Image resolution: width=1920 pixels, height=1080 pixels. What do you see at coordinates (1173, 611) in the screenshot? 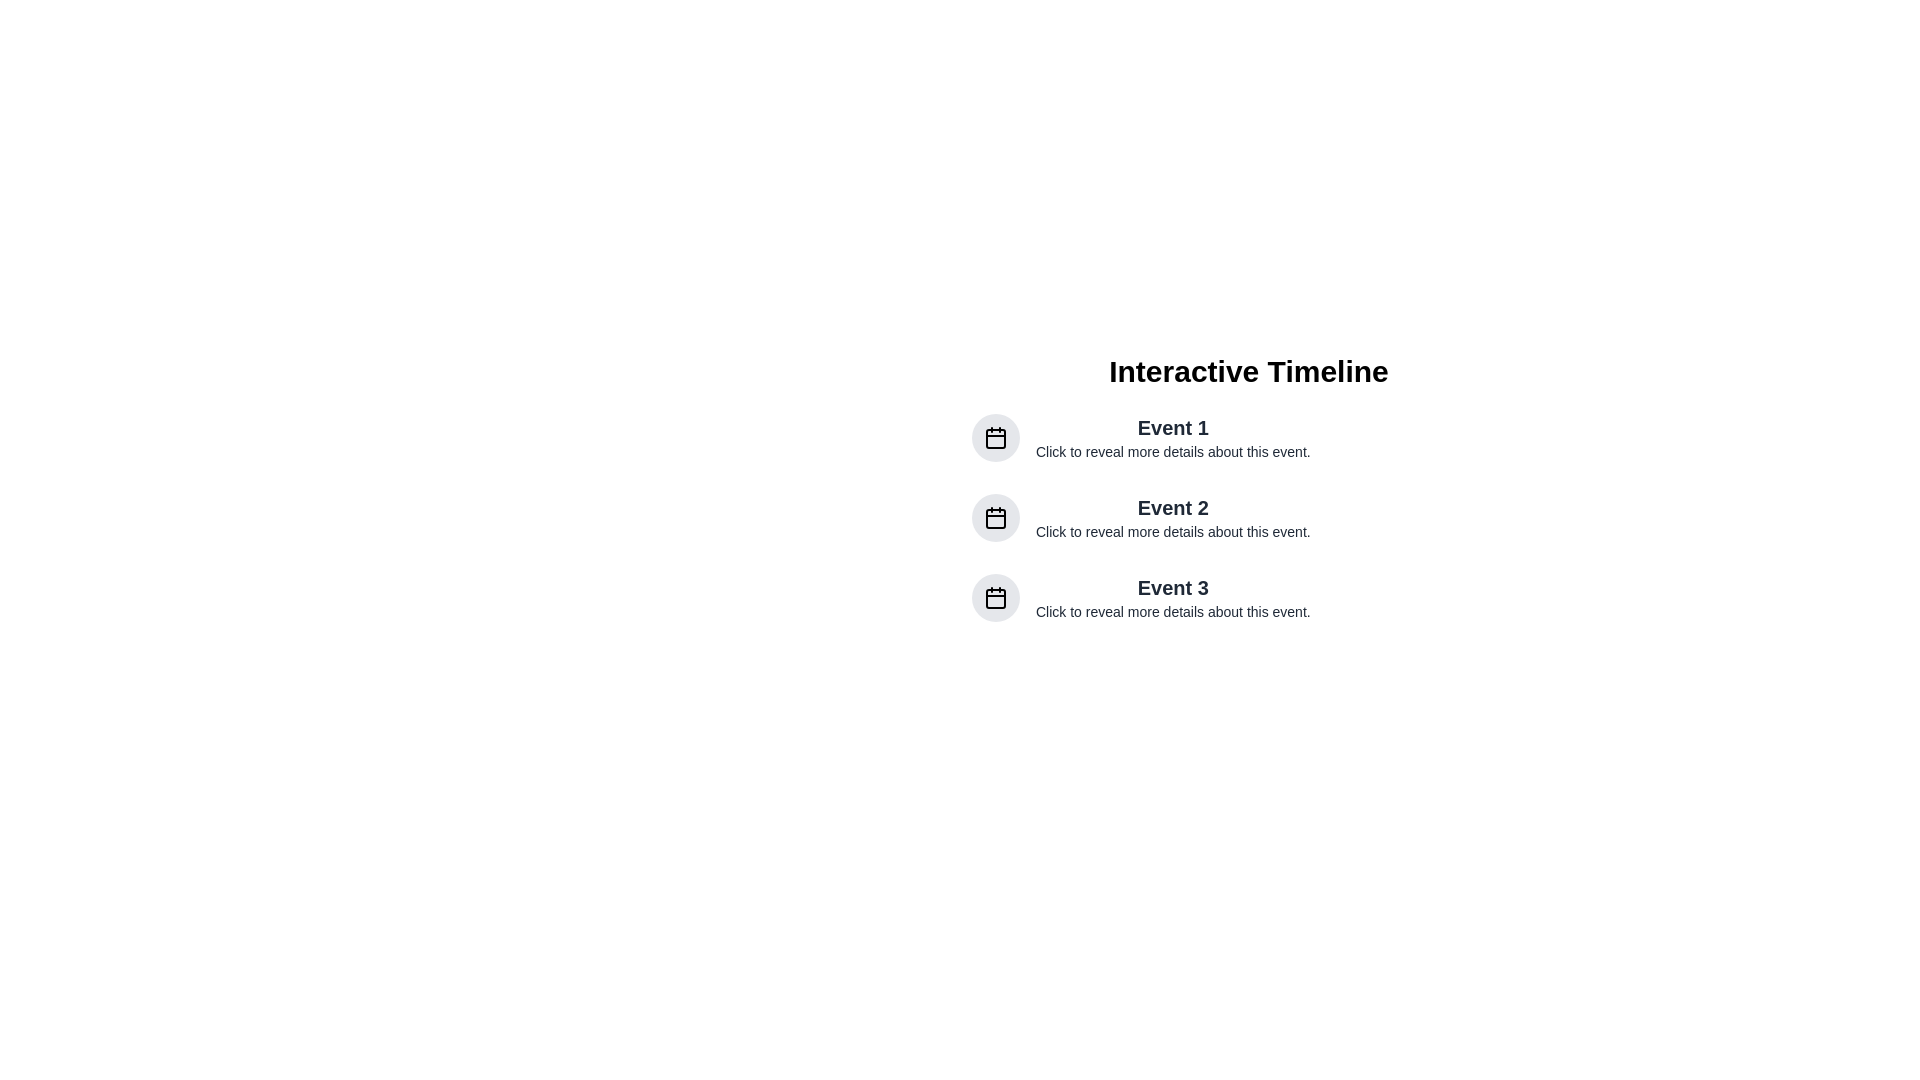
I see `the informational text that serves as a descriptive prompt for 'Event 3', positioned directly beneath the event title` at bounding box center [1173, 611].